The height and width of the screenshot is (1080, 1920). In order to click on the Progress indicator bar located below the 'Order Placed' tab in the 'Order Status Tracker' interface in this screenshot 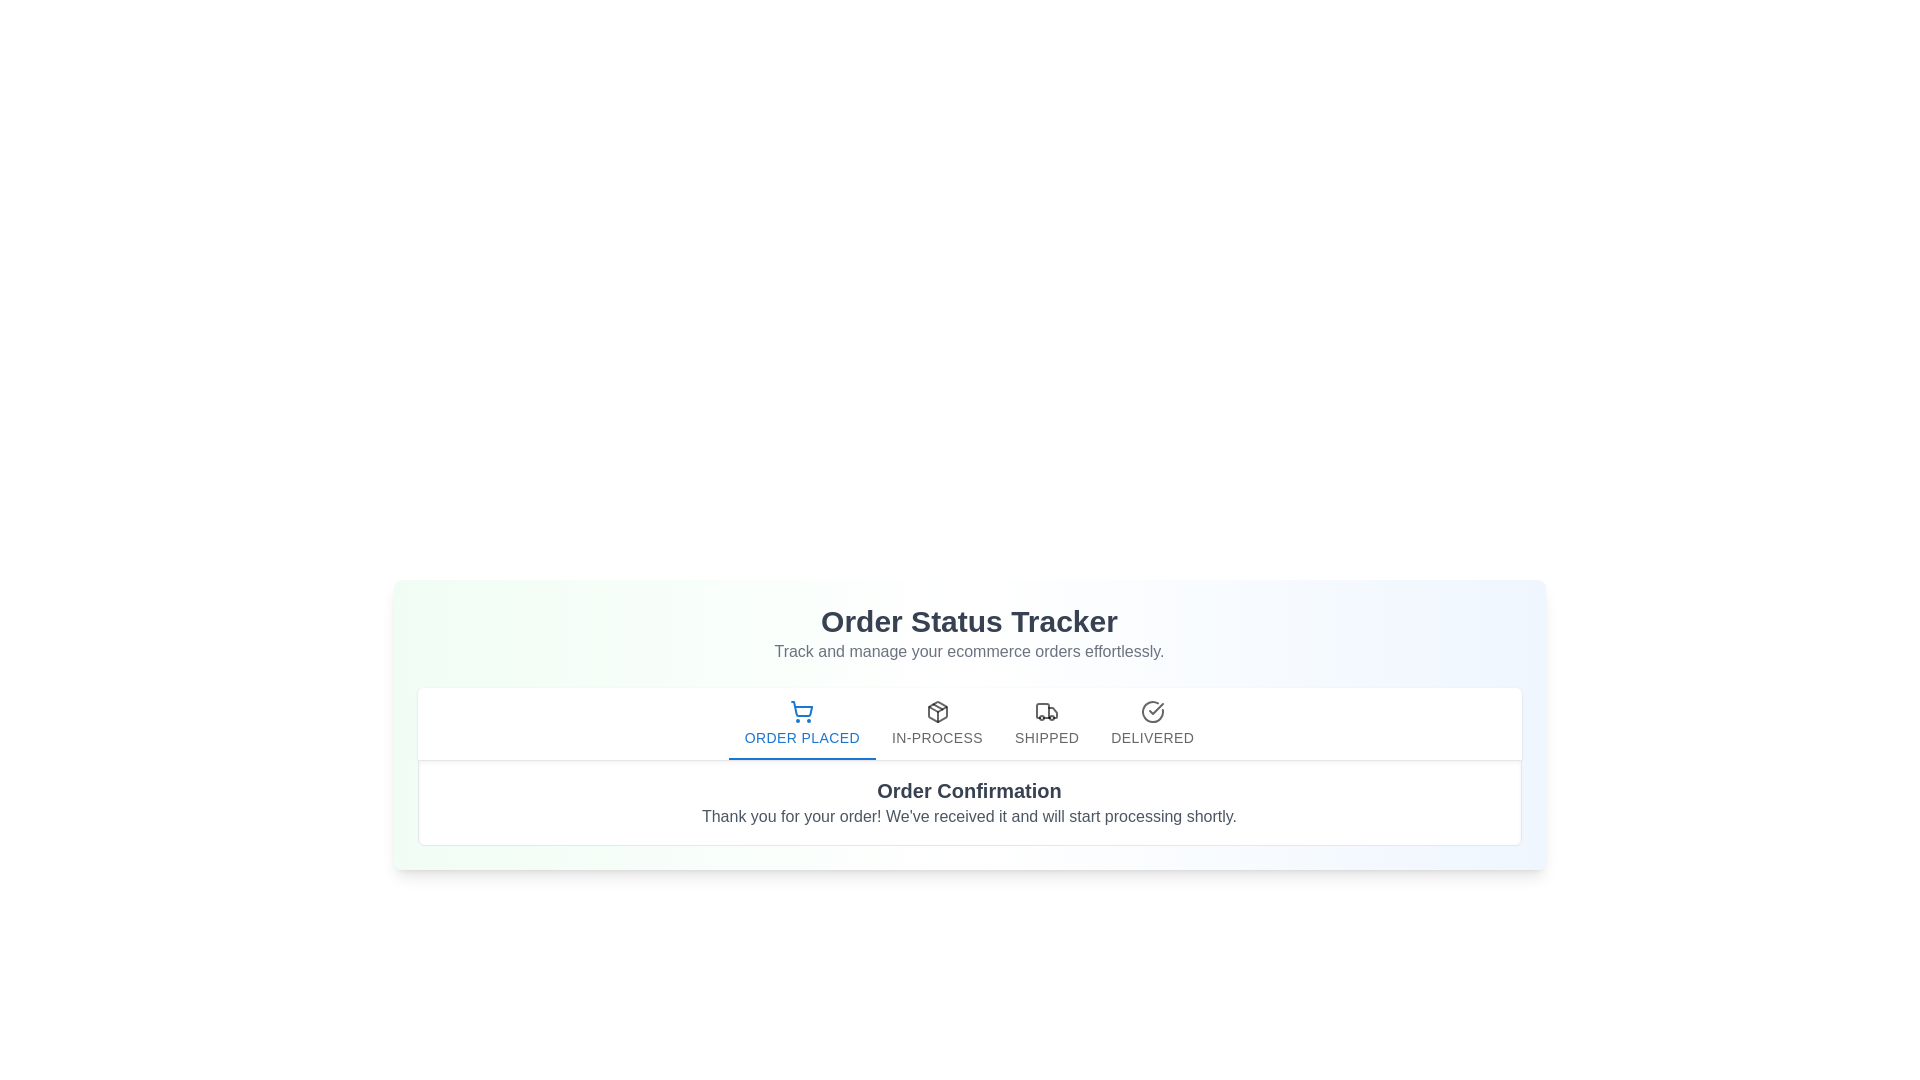, I will do `click(802, 759)`.